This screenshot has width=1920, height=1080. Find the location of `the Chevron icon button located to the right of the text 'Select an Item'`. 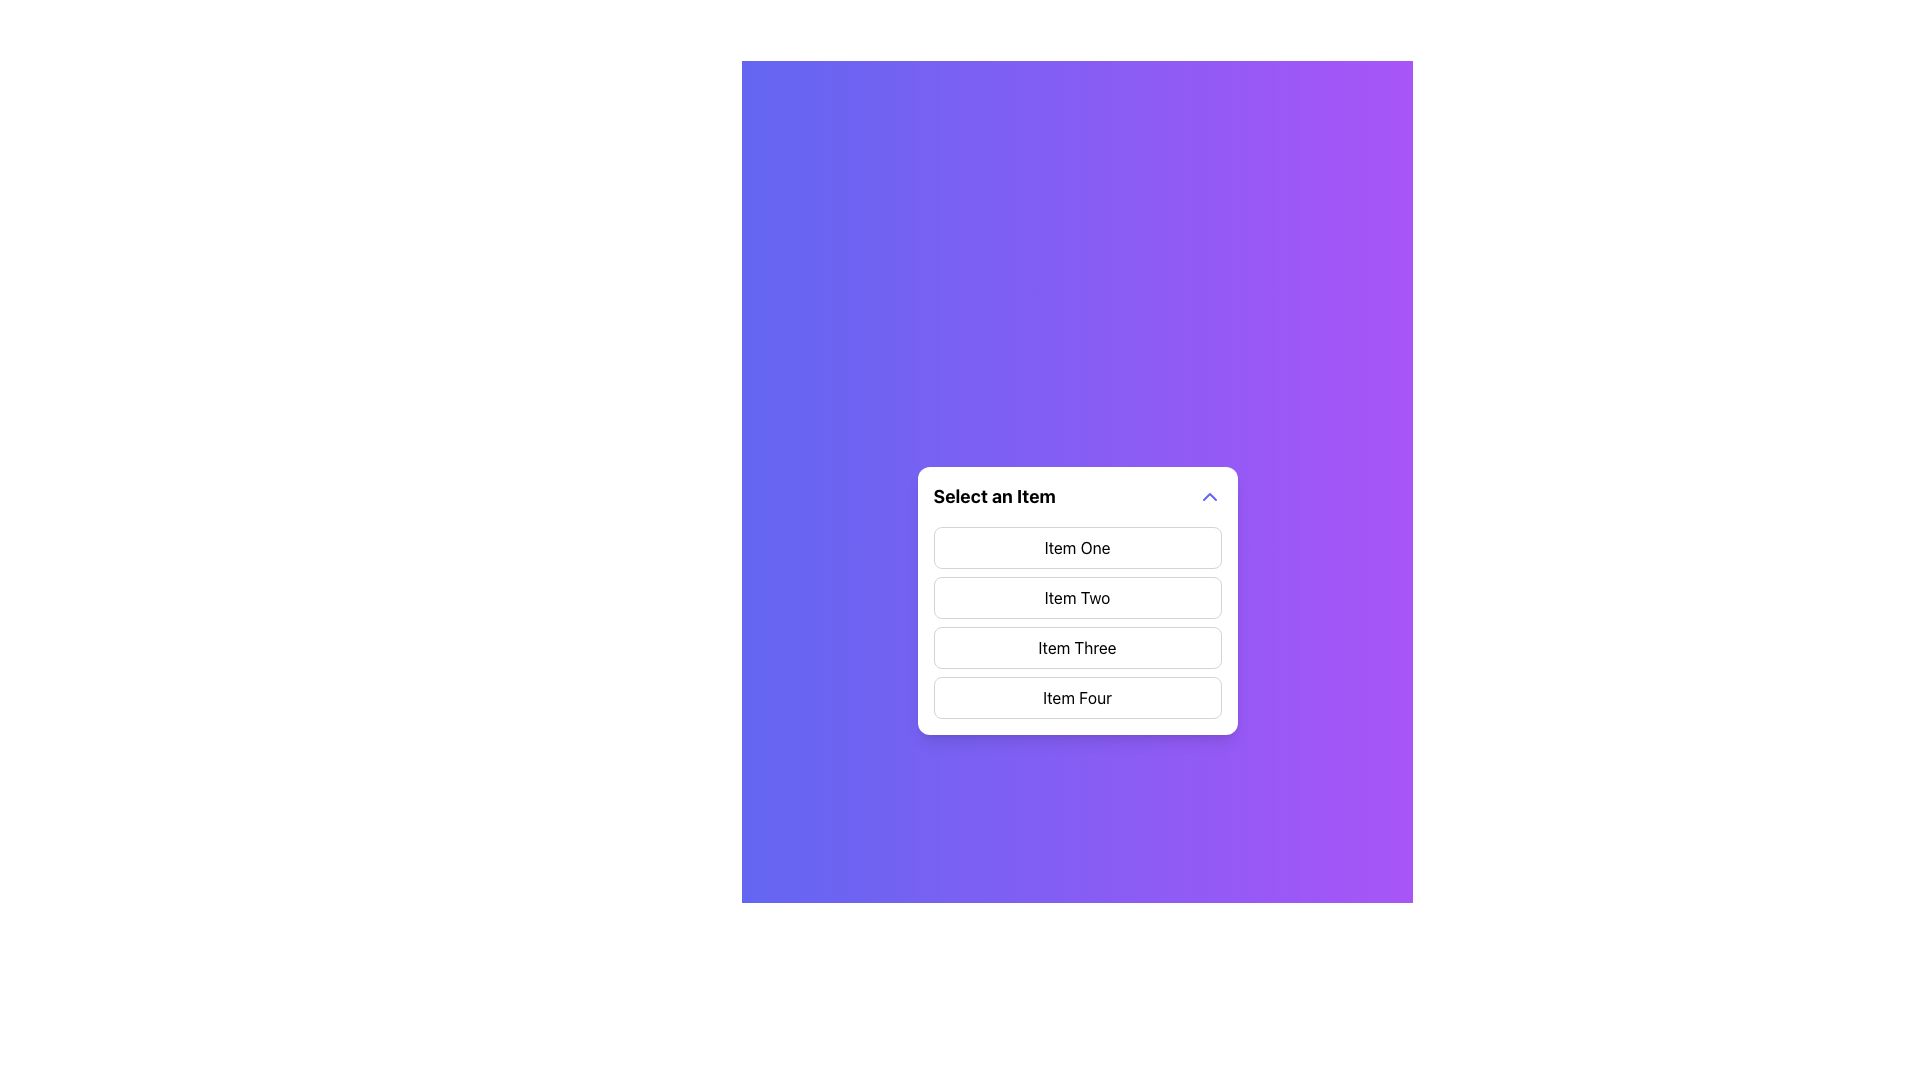

the Chevron icon button located to the right of the text 'Select an Item' is located at coordinates (1208, 496).